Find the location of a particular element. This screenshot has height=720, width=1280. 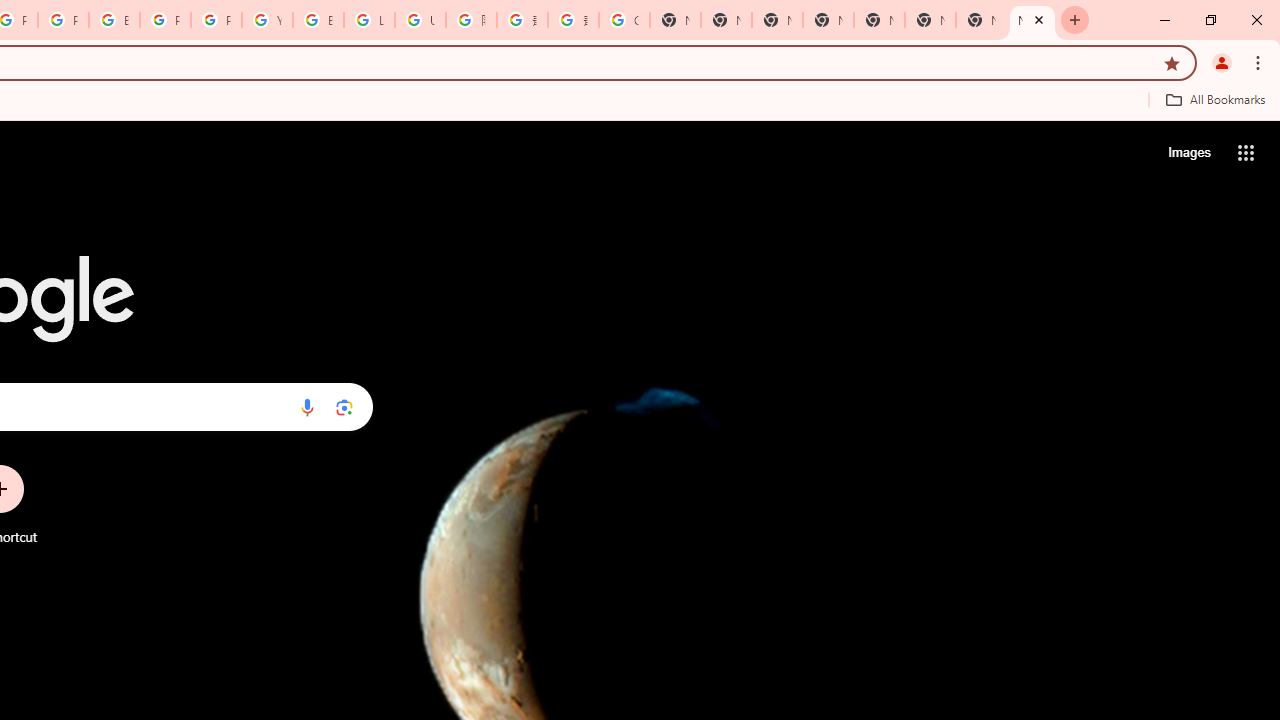

'All Bookmarks' is located at coordinates (1214, 99).